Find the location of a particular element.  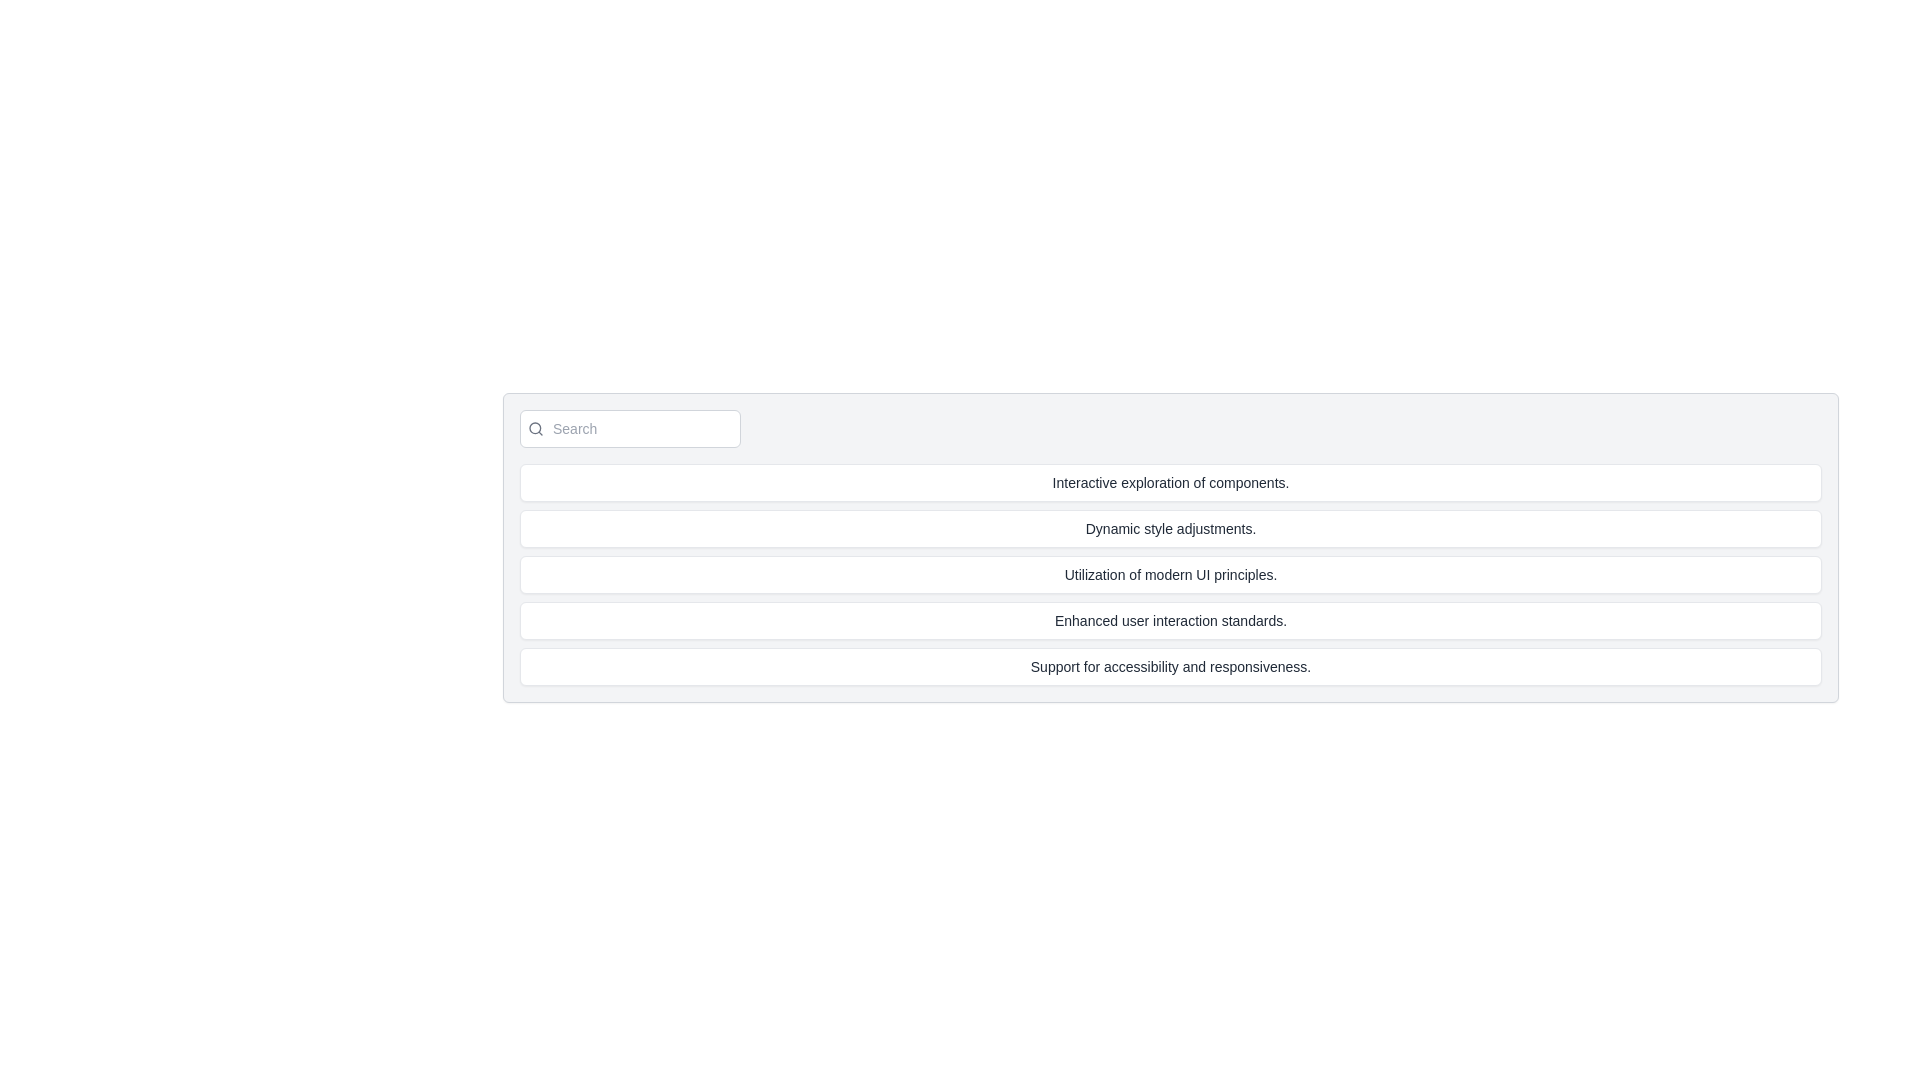

the text element displaying 'Support for accessibility and responsiveness.' which contains the 49th character in the sequence is located at coordinates (1272, 667).